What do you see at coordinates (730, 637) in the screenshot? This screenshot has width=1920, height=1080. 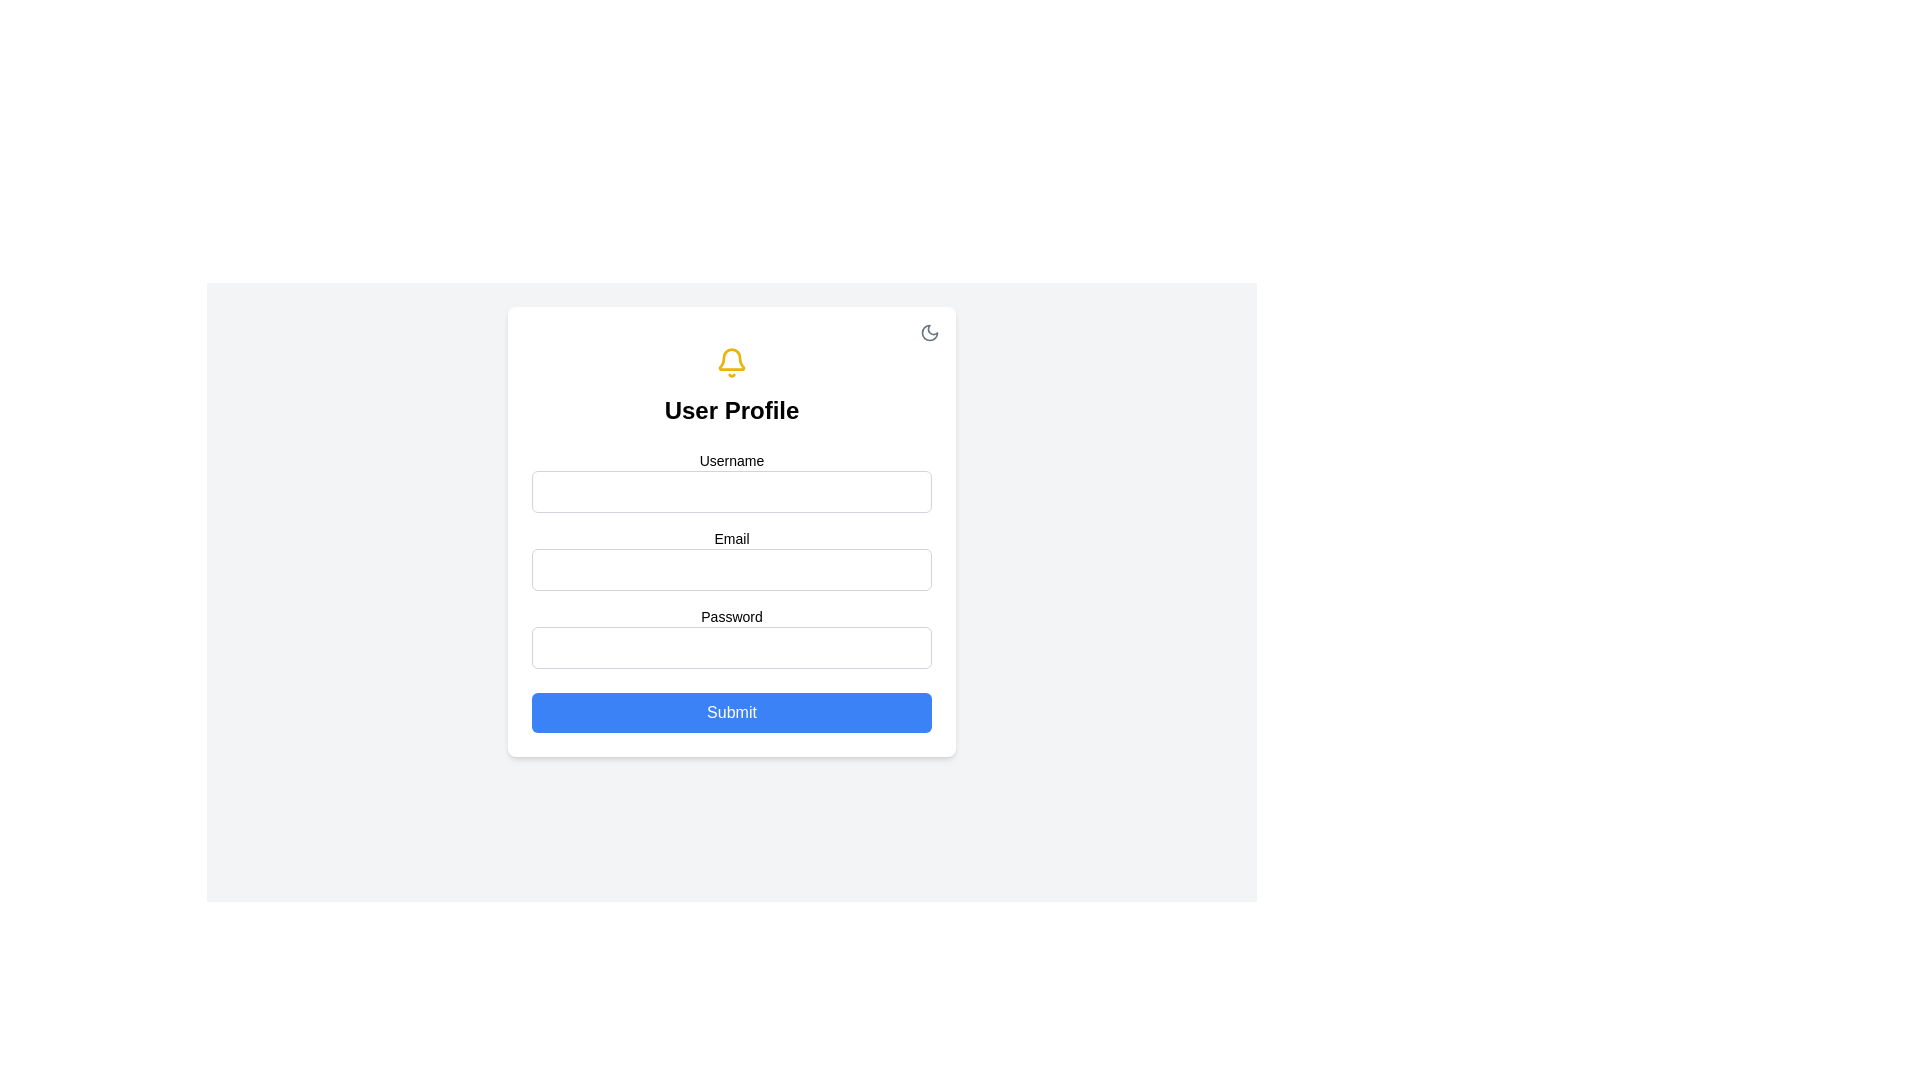 I see `the Password input field to focus, which is the third input in the vertical form containing 'Username', 'Email', and 'Password'` at bounding box center [730, 637].